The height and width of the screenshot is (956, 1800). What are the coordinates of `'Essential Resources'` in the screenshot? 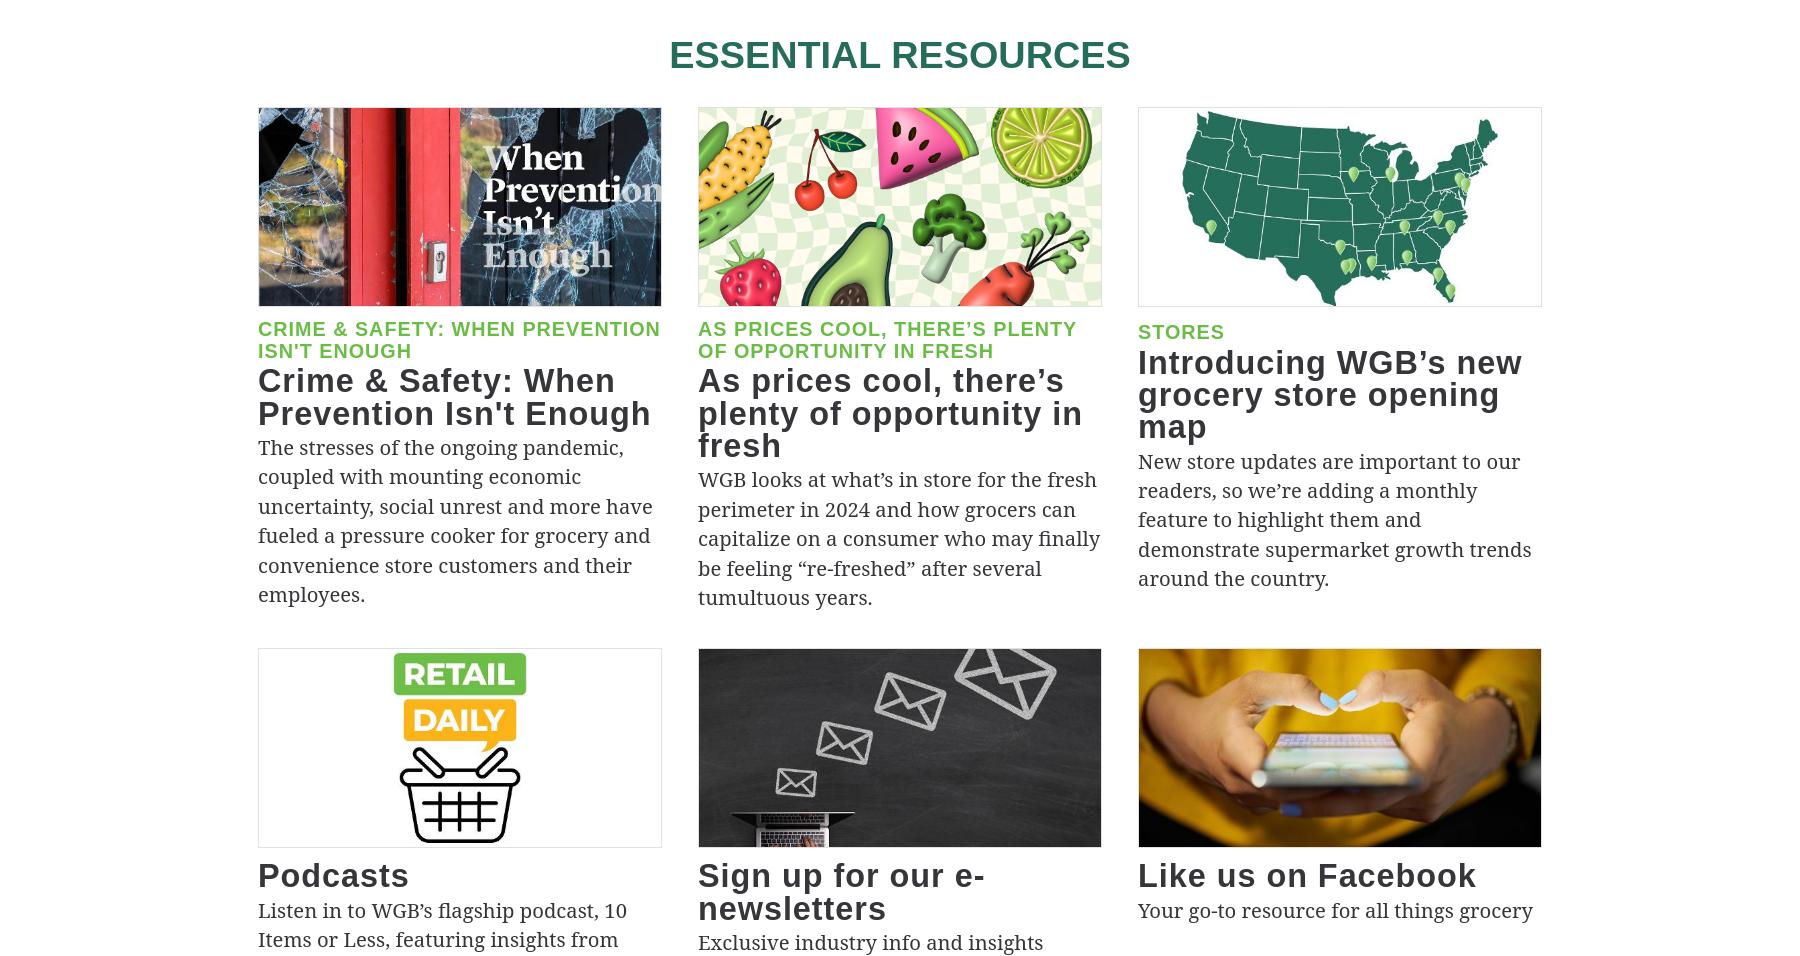 It's located at (899, 53).